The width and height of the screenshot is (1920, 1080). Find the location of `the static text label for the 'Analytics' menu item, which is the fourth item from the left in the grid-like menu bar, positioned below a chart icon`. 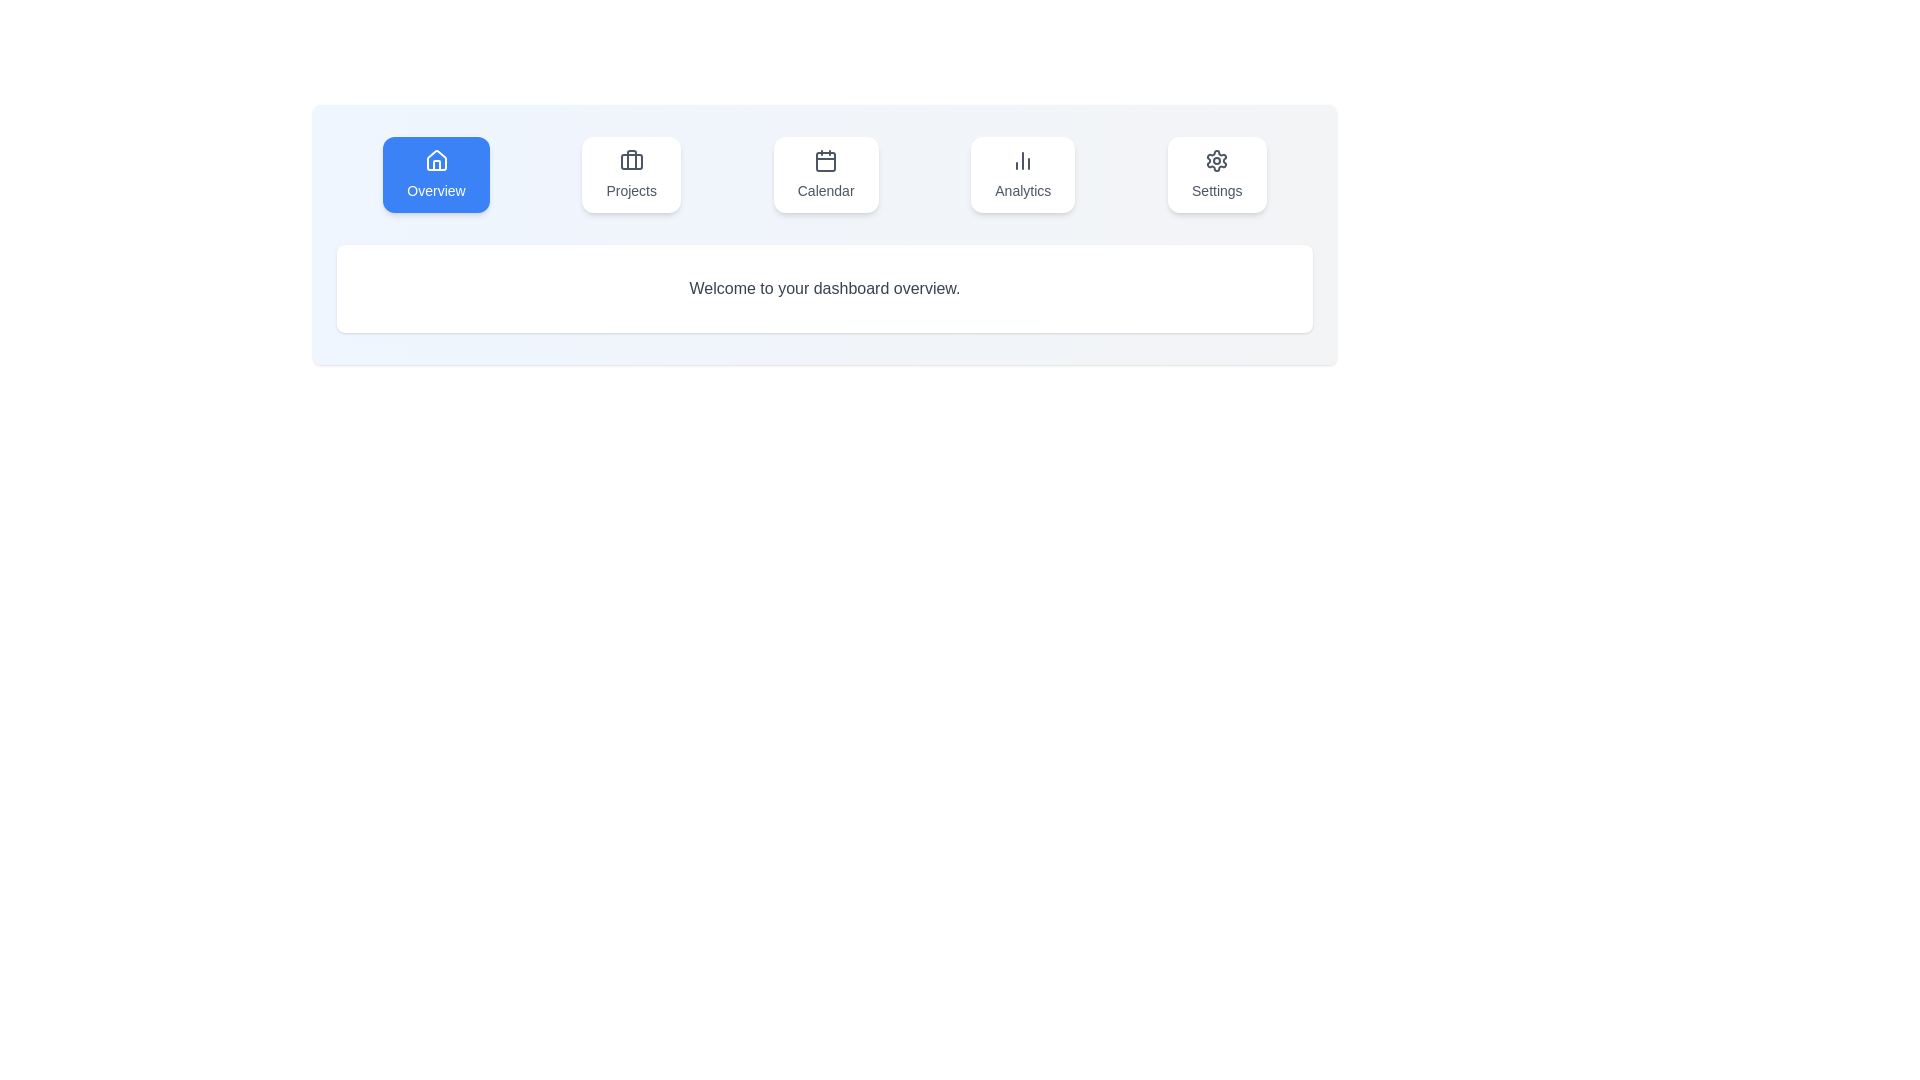

the static text label for the 'Analytics' menu item, which is the fourth item from the left in the grid-like menu bar, positioned below a chart icon is located at coordinates (1023, 191).